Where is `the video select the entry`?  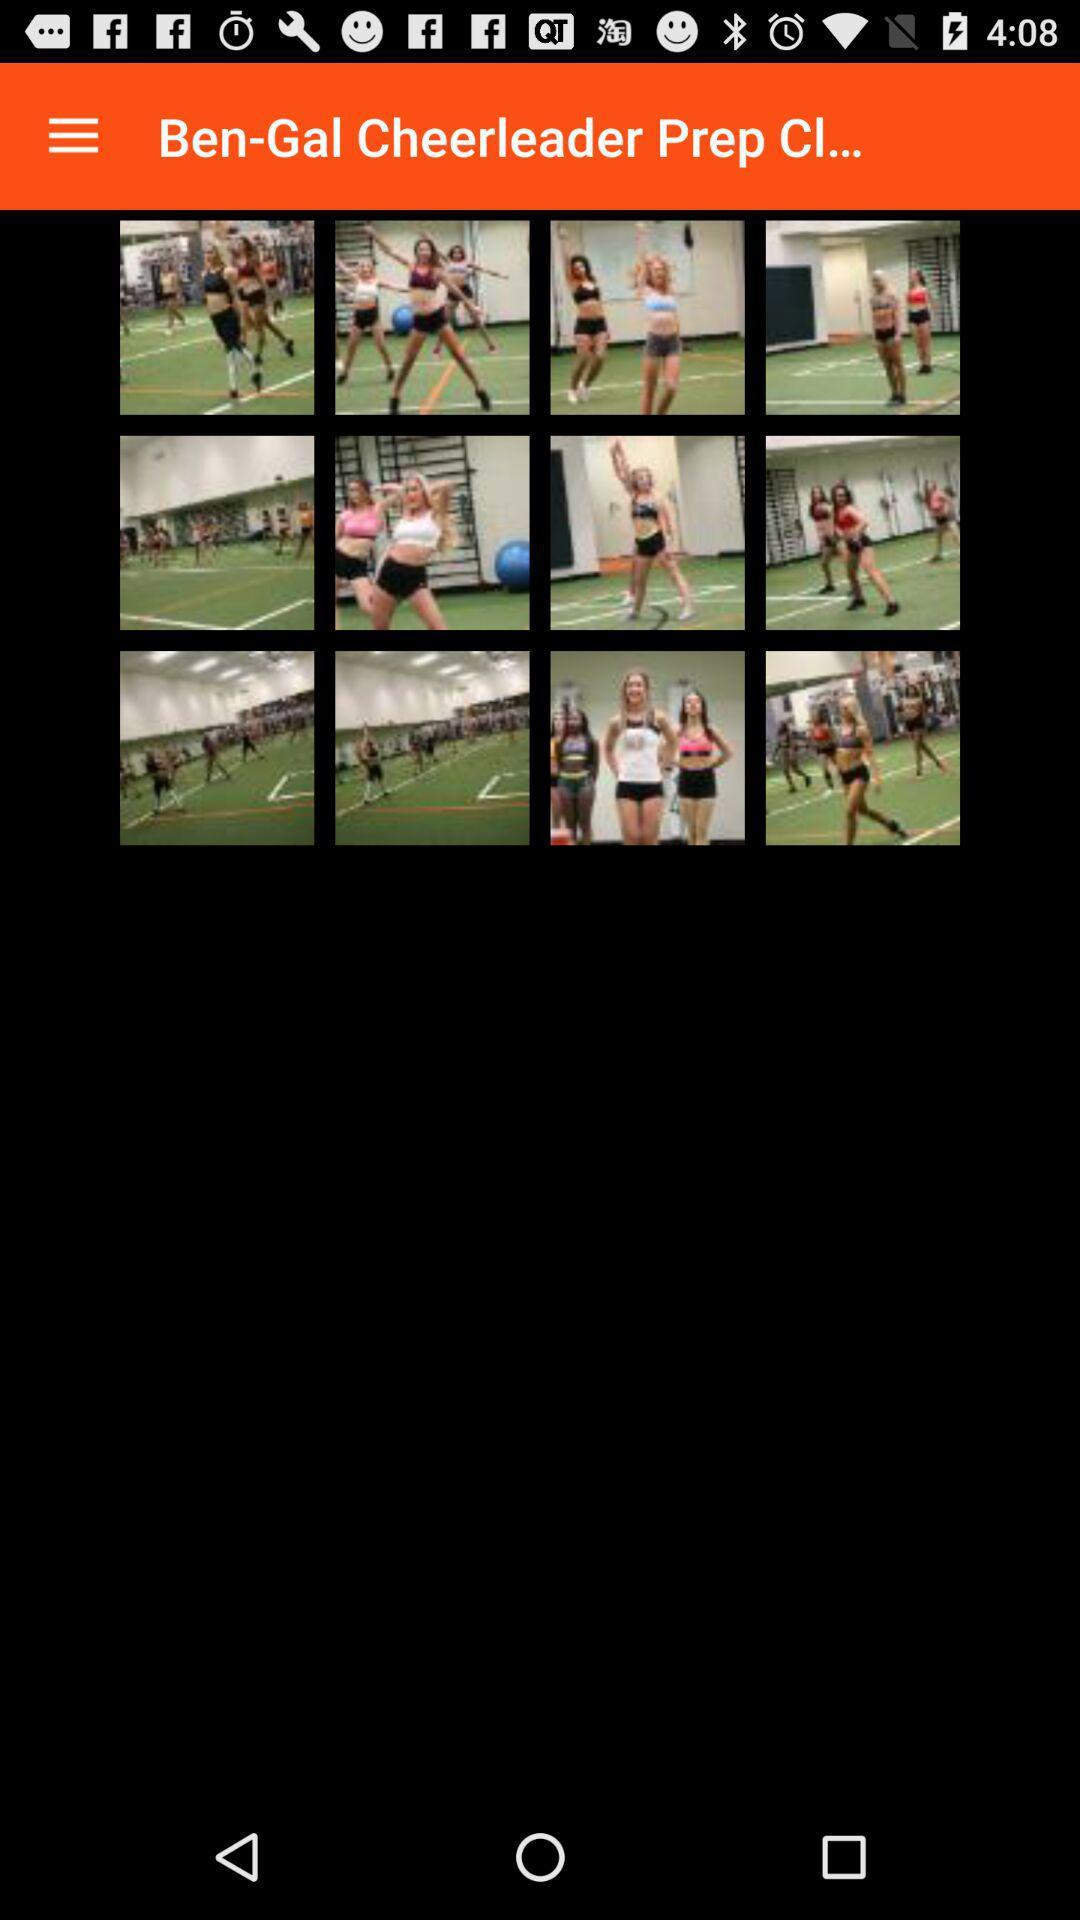 the video select the entry is located at coordinates (861, 532).